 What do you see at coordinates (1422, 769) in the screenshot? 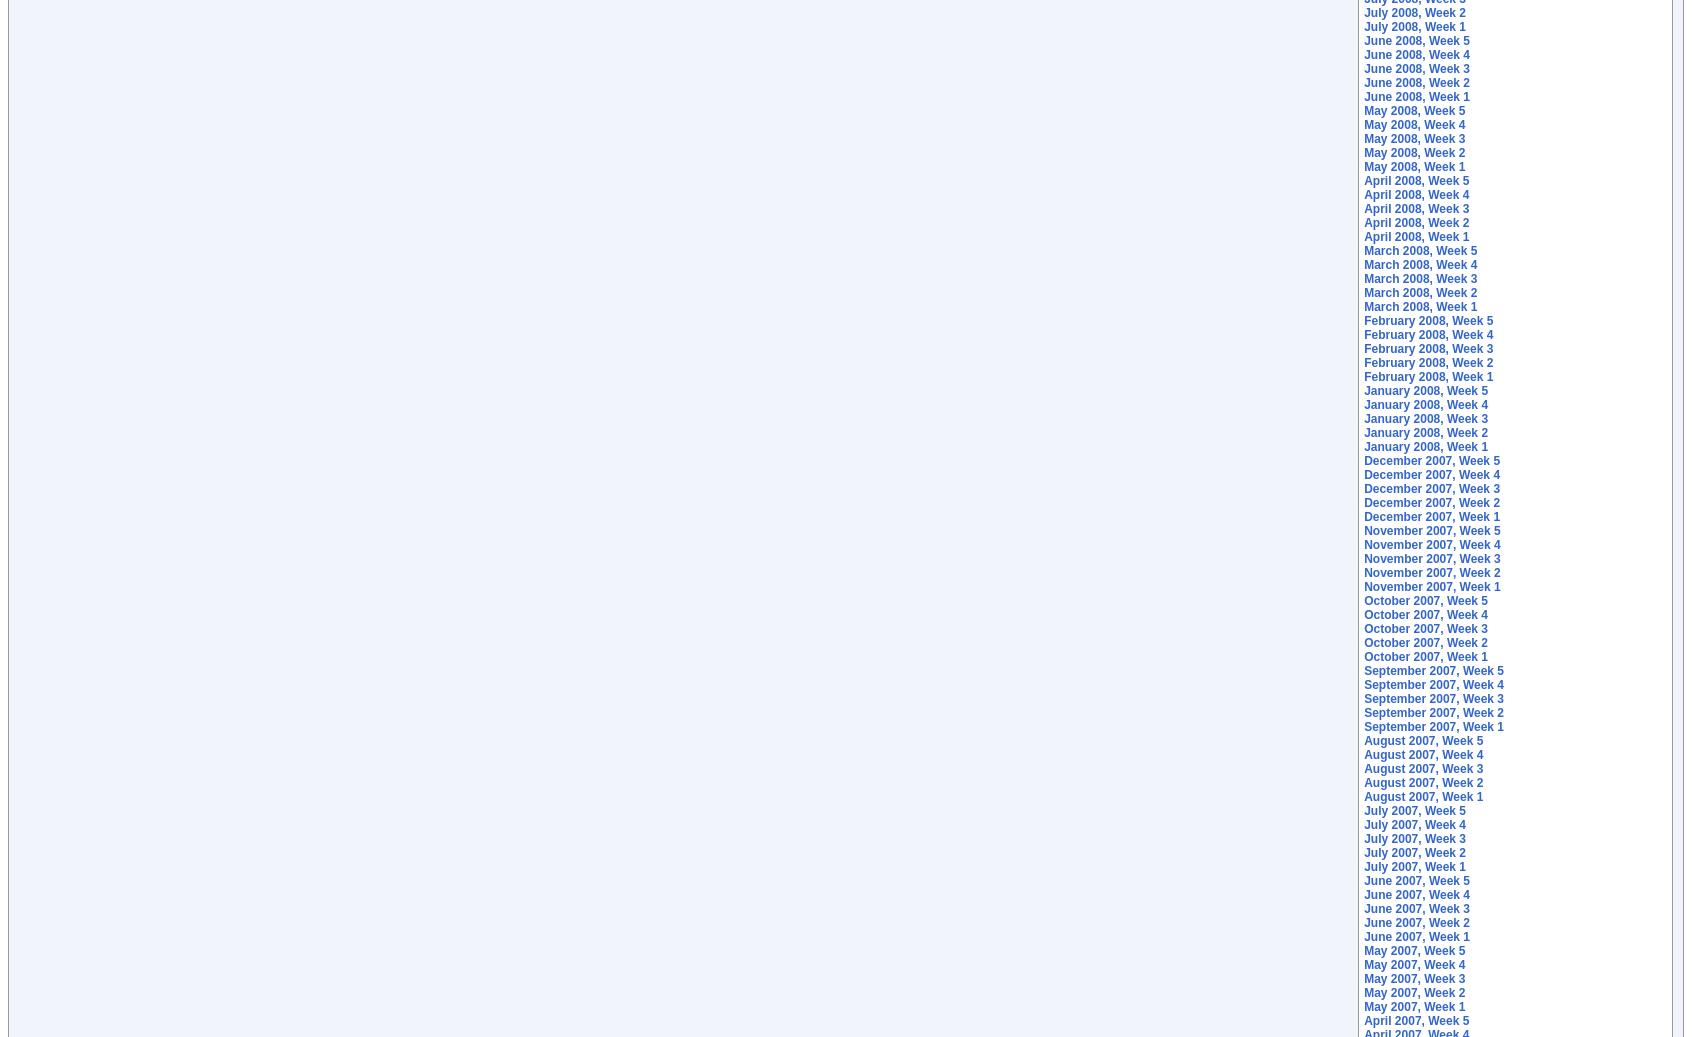
I see `'August 2007, Week 3'` at bounding box center [1422, 769].